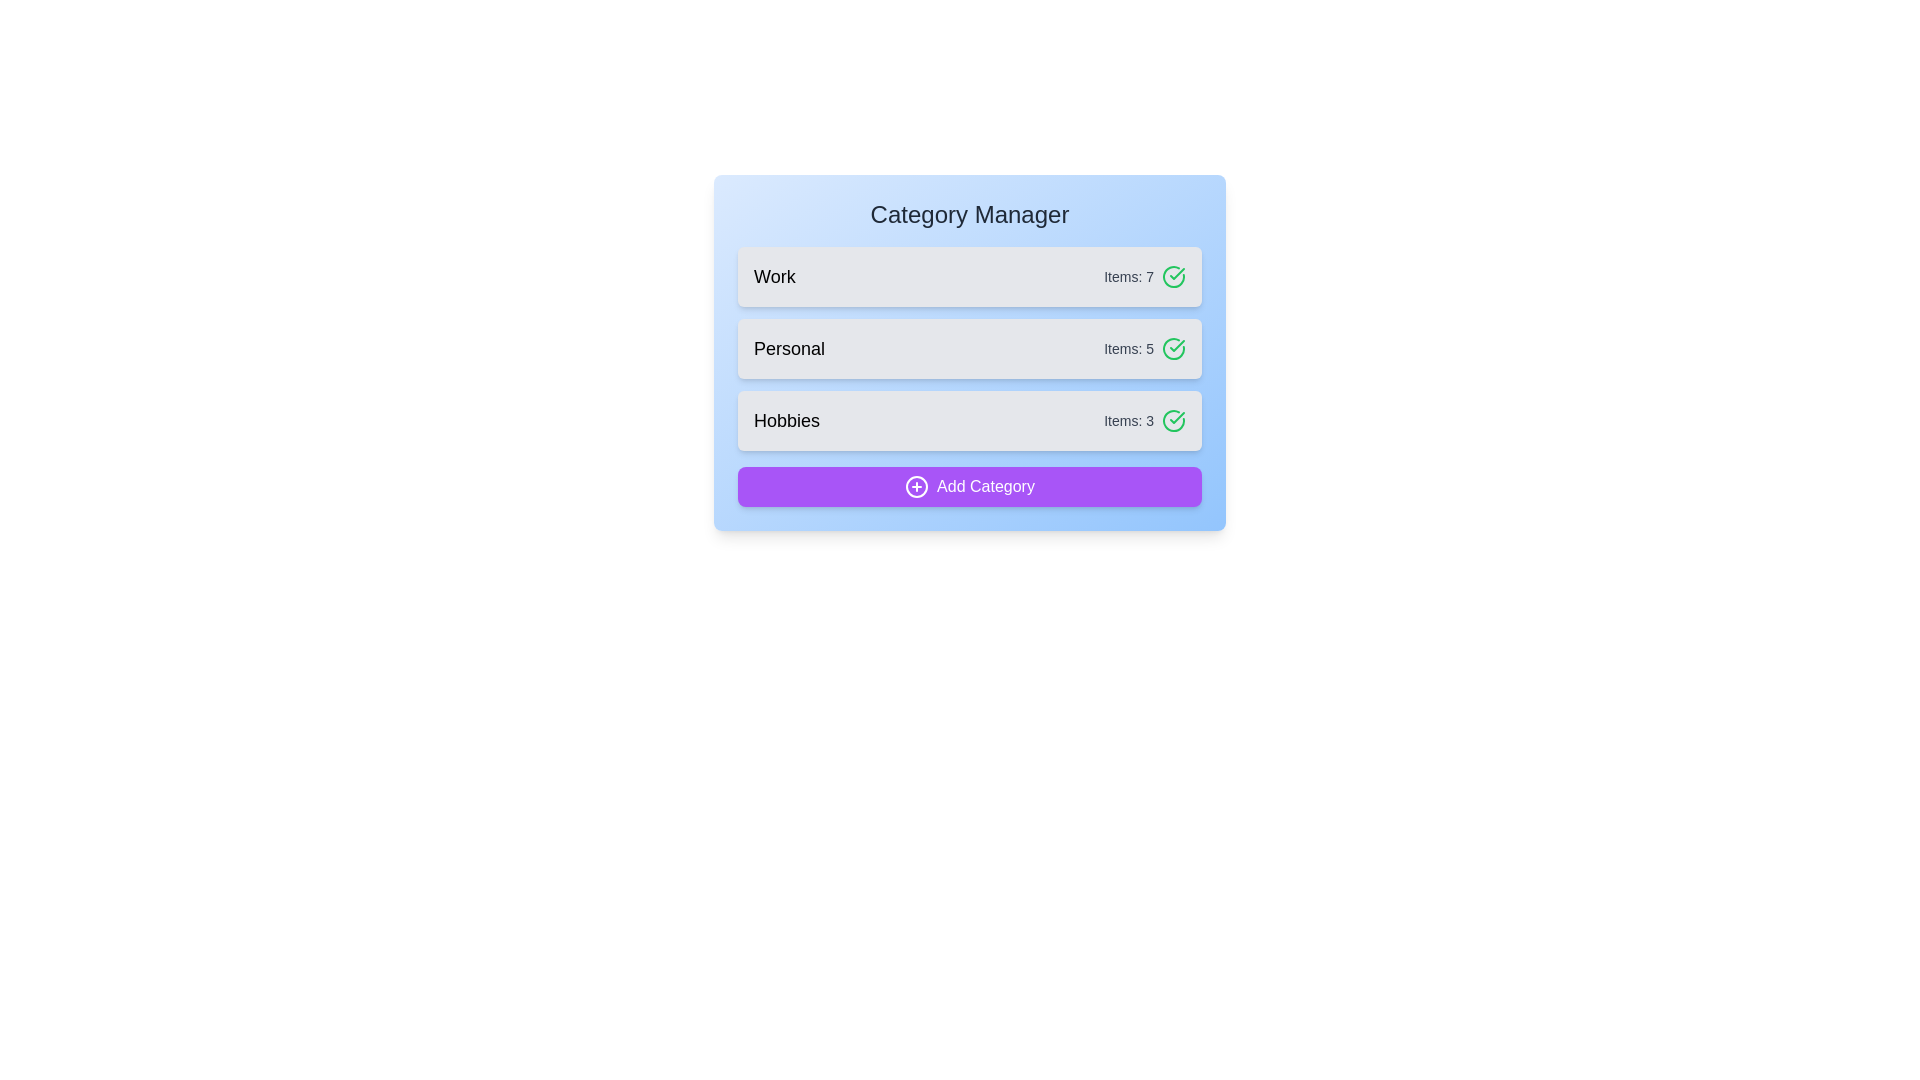  What do you see at coordinates (969, 486) in the screenshot?
I see `'Add Category' button to add a new category` at bounding box center [969, 486].